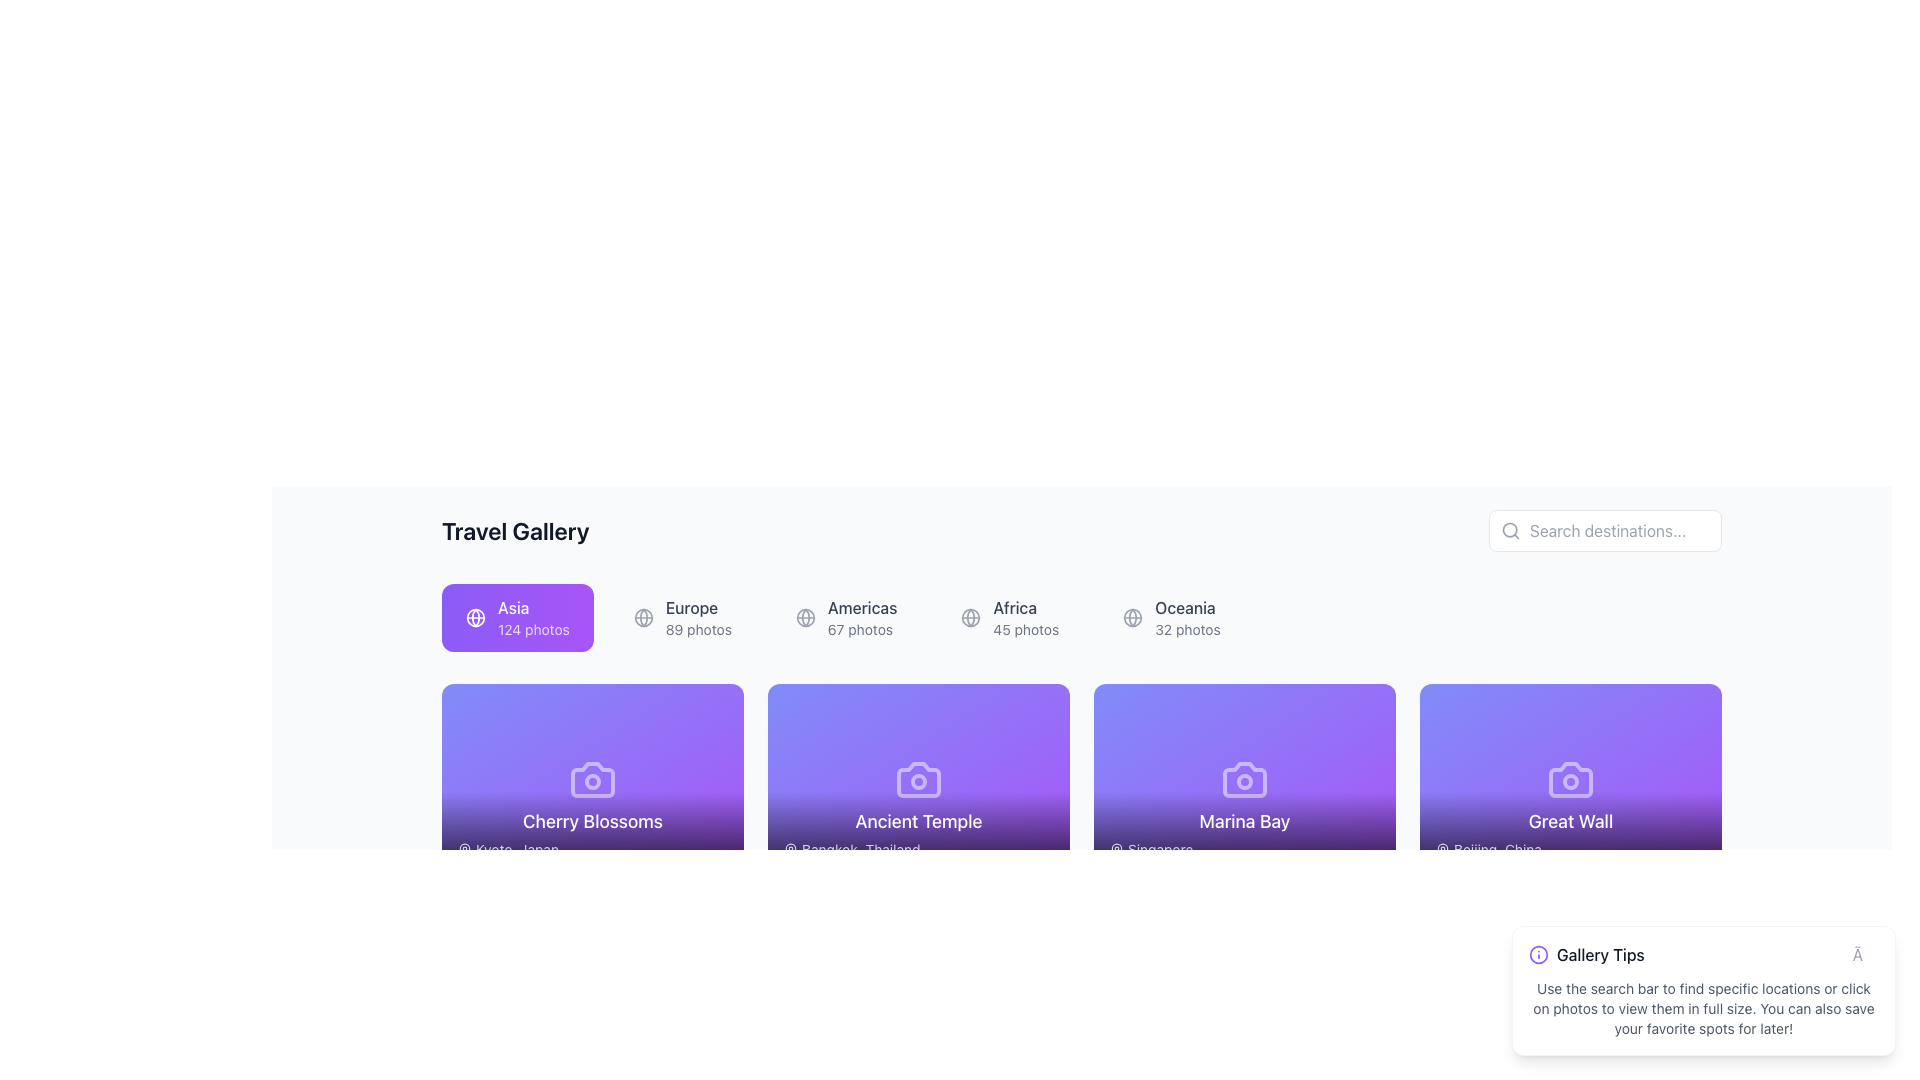  Describe the element at coordinates (1646, 933) in the screenshot. I see `the circular share button with a semi-transparent white background located in the top-right corner of the 'Gallery Tips' informational box to initiate sharing` at that location.